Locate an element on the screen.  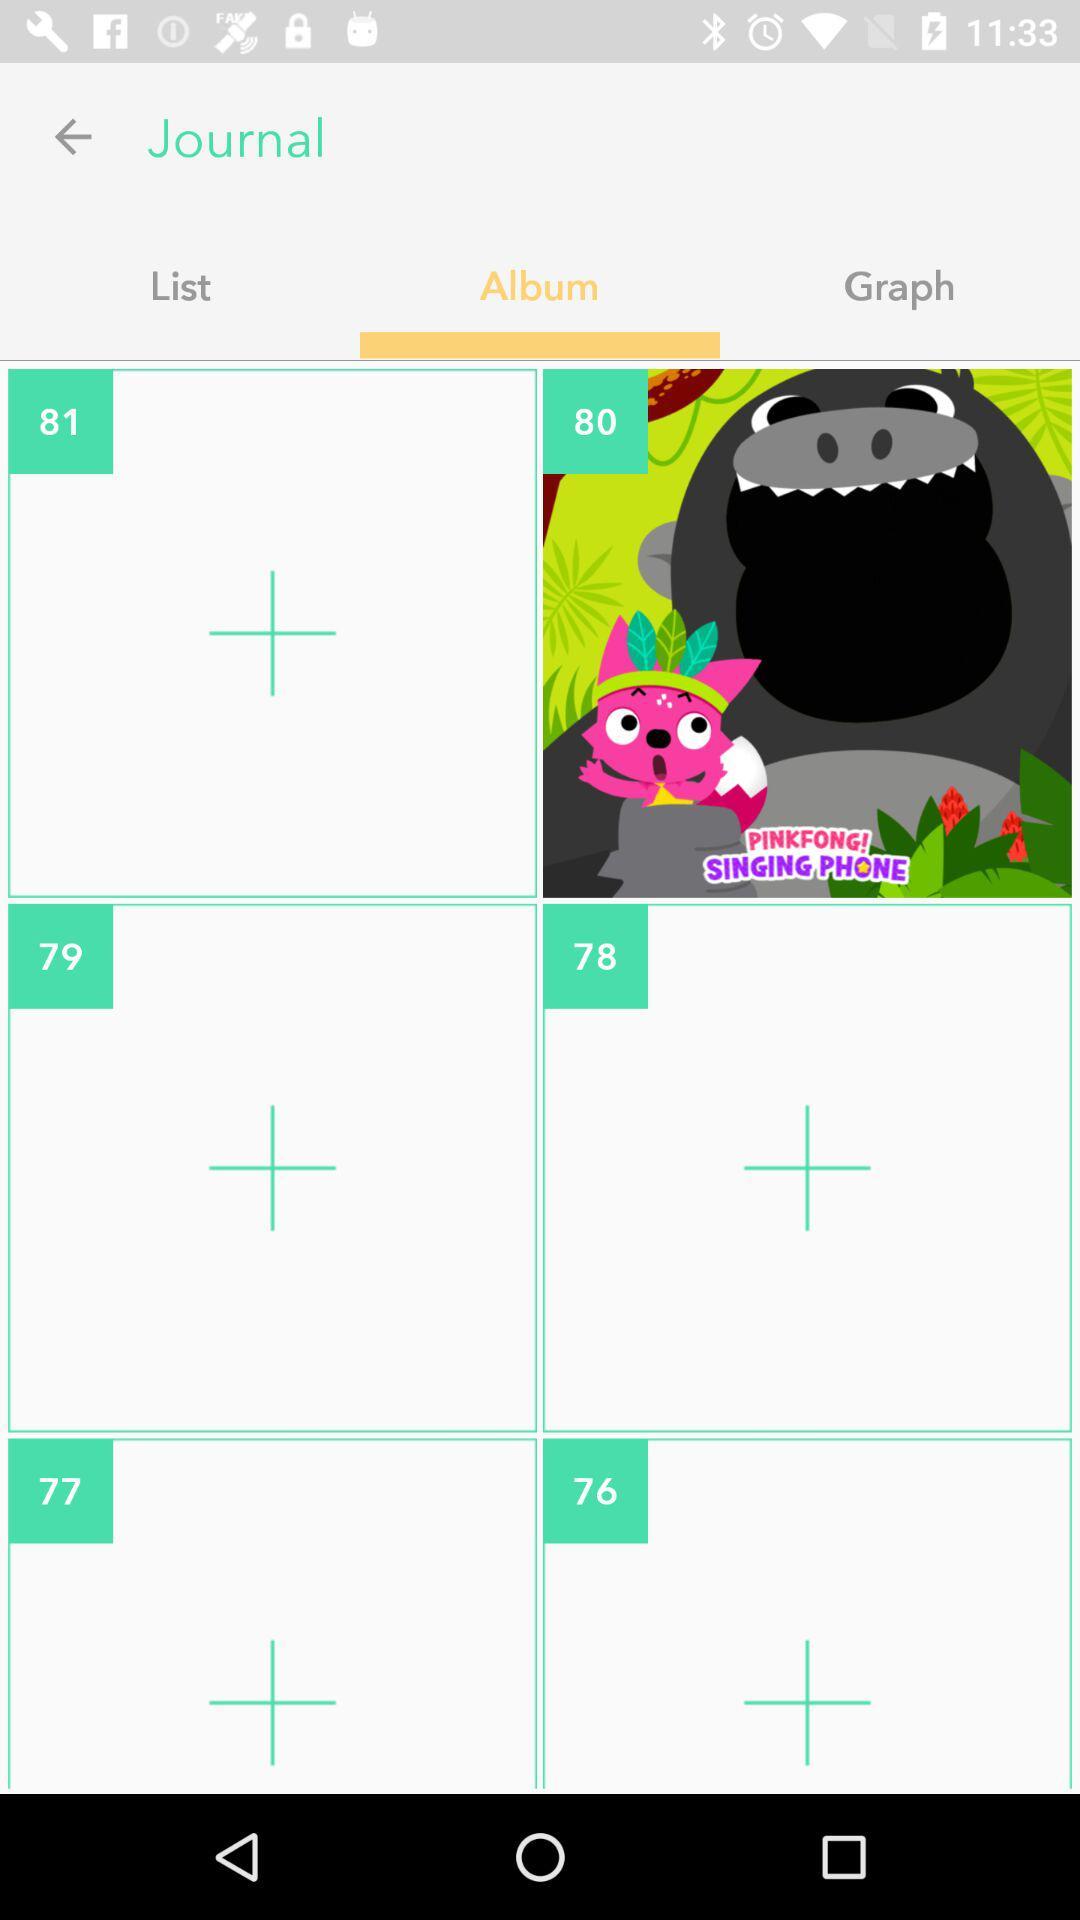
the icon next to graph app is located at coordinates (540, 284).